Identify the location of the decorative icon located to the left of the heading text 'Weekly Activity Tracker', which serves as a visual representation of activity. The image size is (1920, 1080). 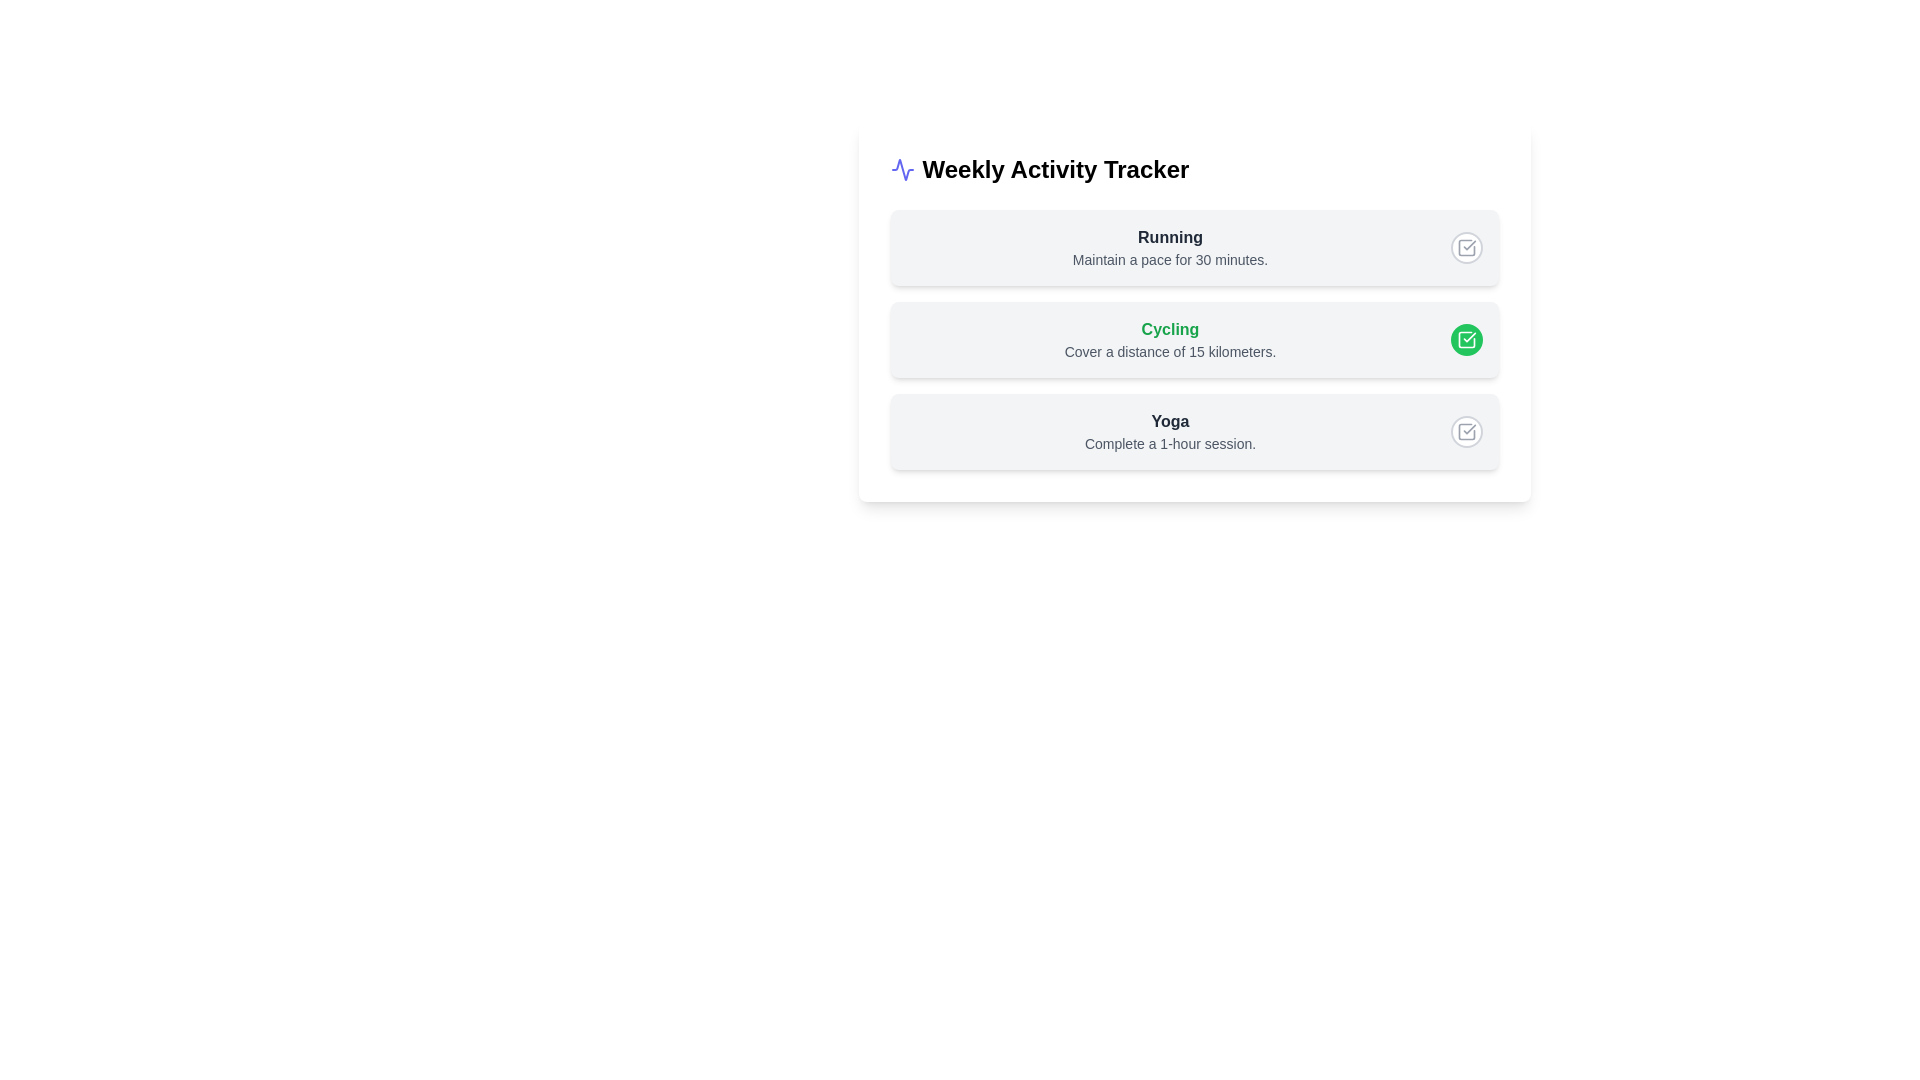
(901, 168).